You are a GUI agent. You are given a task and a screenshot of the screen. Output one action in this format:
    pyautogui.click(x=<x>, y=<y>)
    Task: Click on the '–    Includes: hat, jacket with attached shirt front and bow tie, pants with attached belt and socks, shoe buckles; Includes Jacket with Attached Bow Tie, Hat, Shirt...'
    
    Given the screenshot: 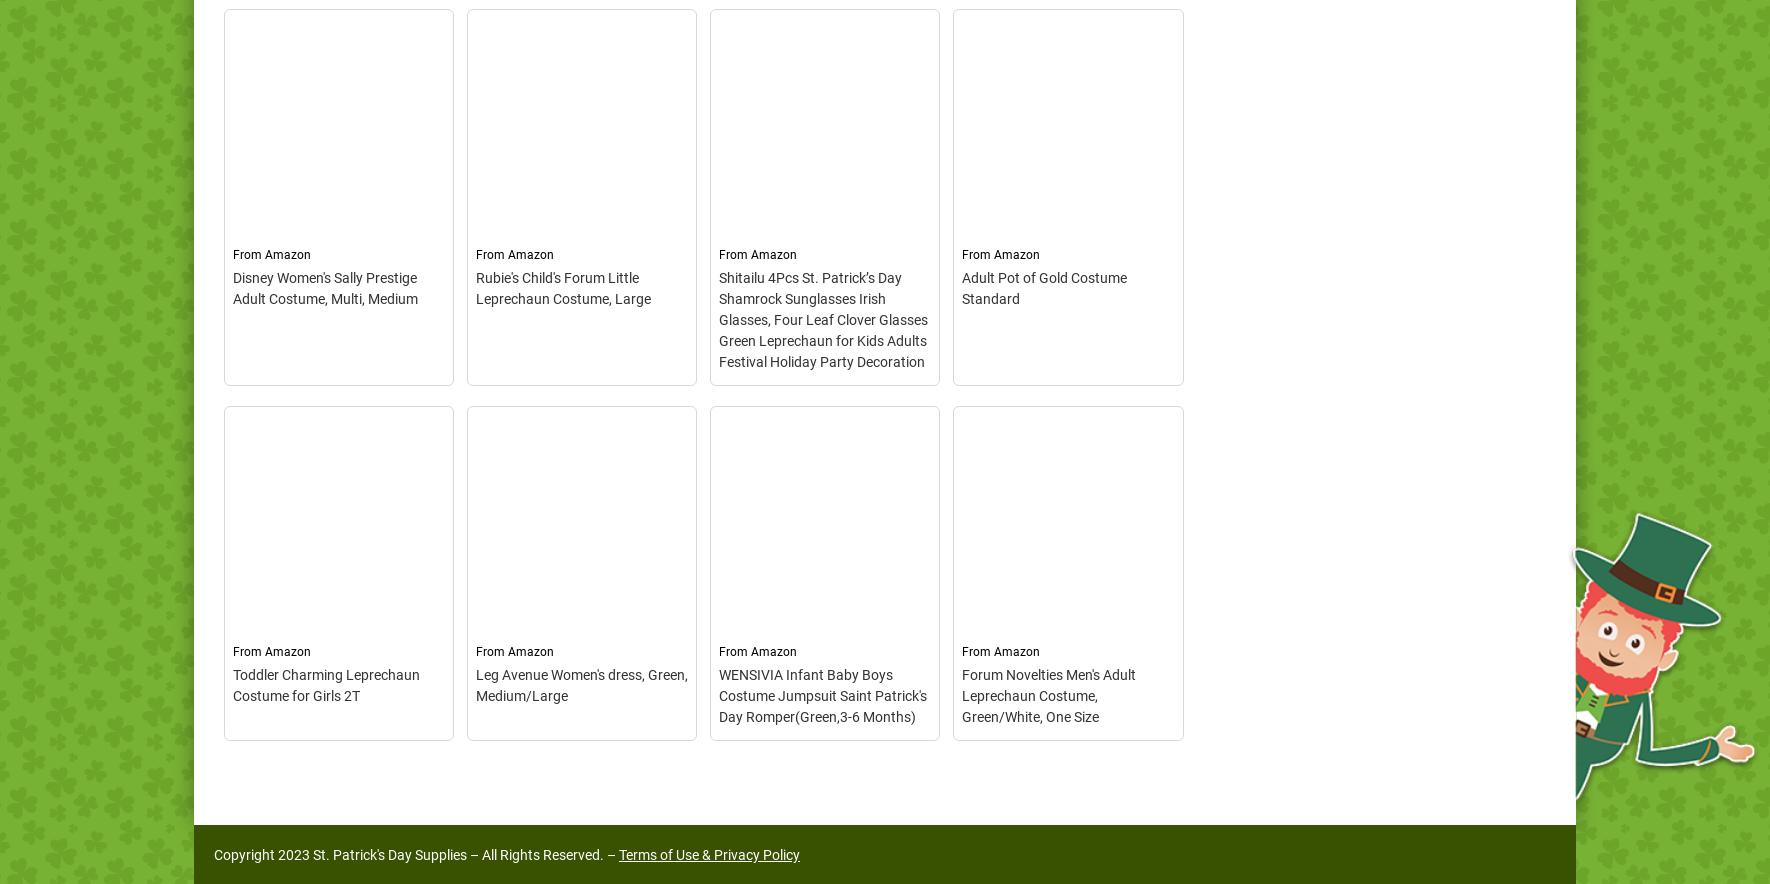 What is the action you would take?
    pyautogui.click(x=579, y=628)
    